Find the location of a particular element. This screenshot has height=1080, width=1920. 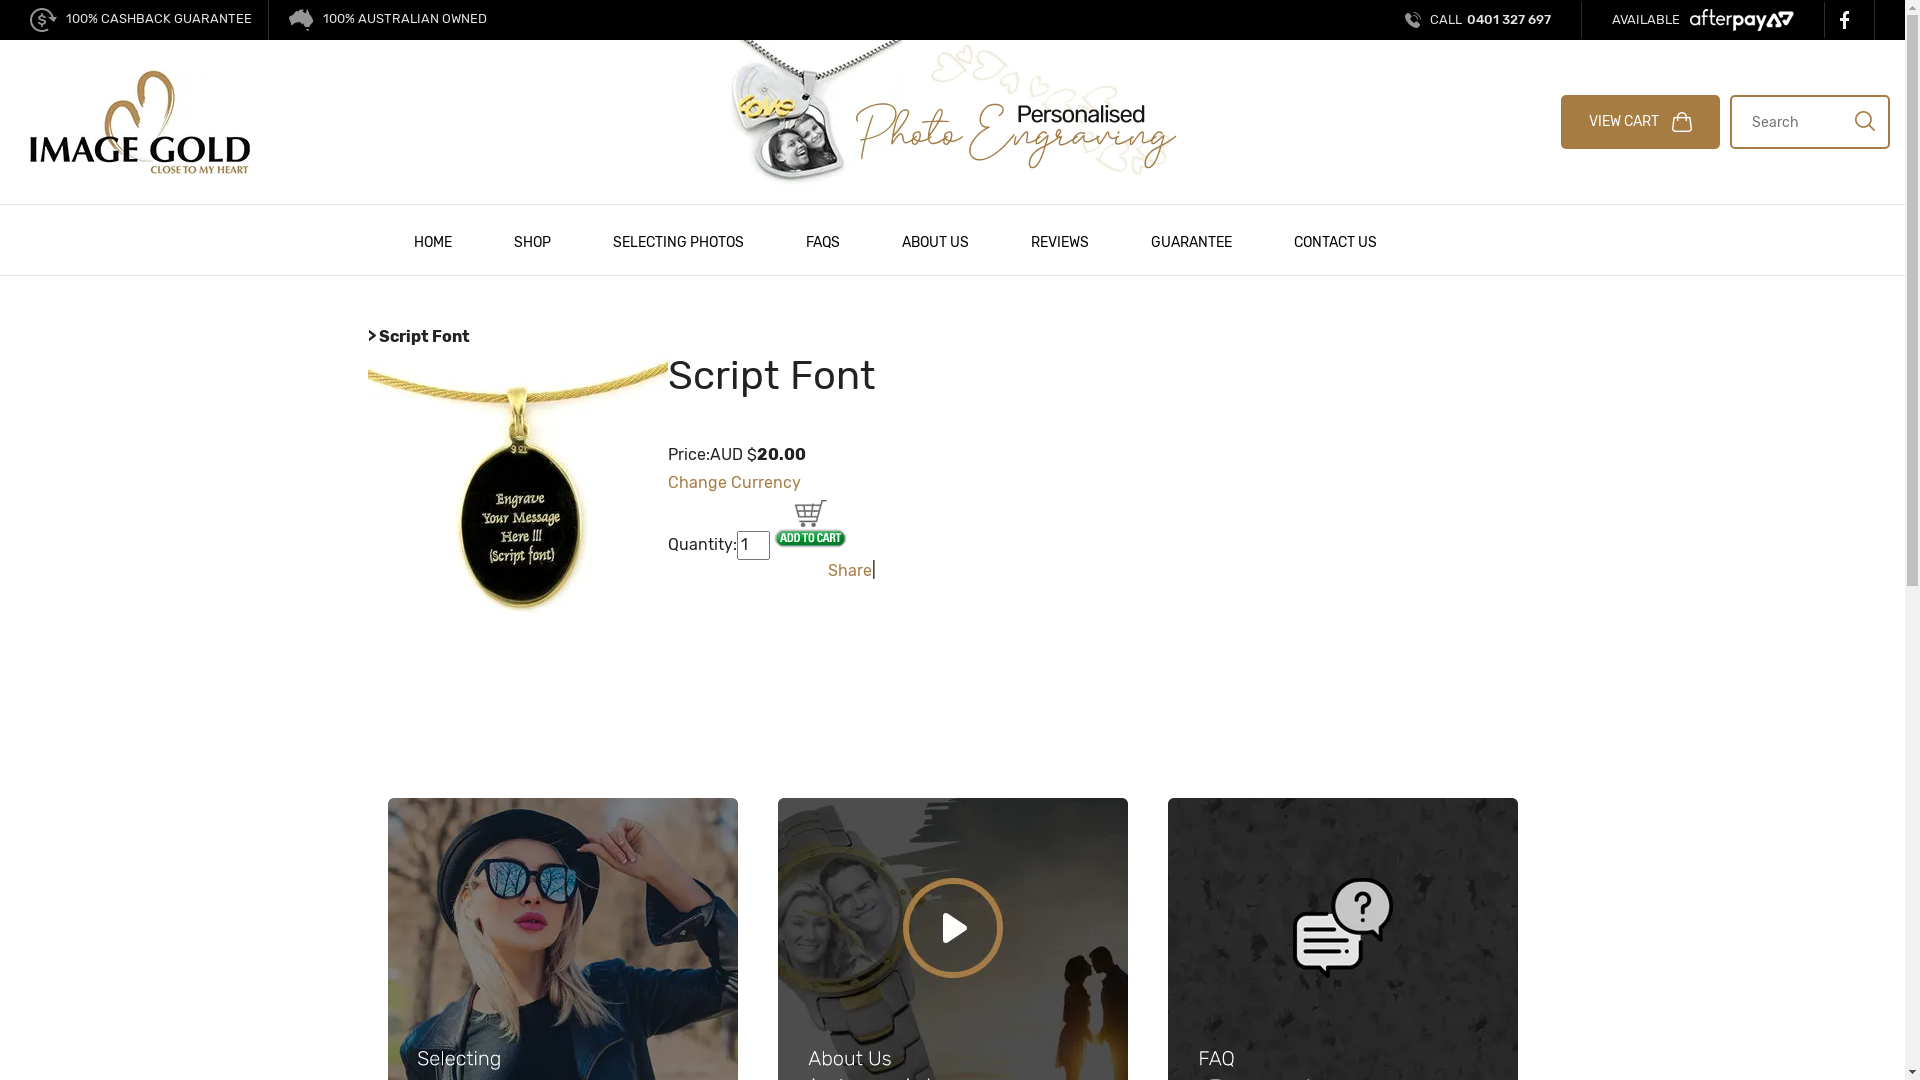

'facebook' is located at coordinates (1848, 19).